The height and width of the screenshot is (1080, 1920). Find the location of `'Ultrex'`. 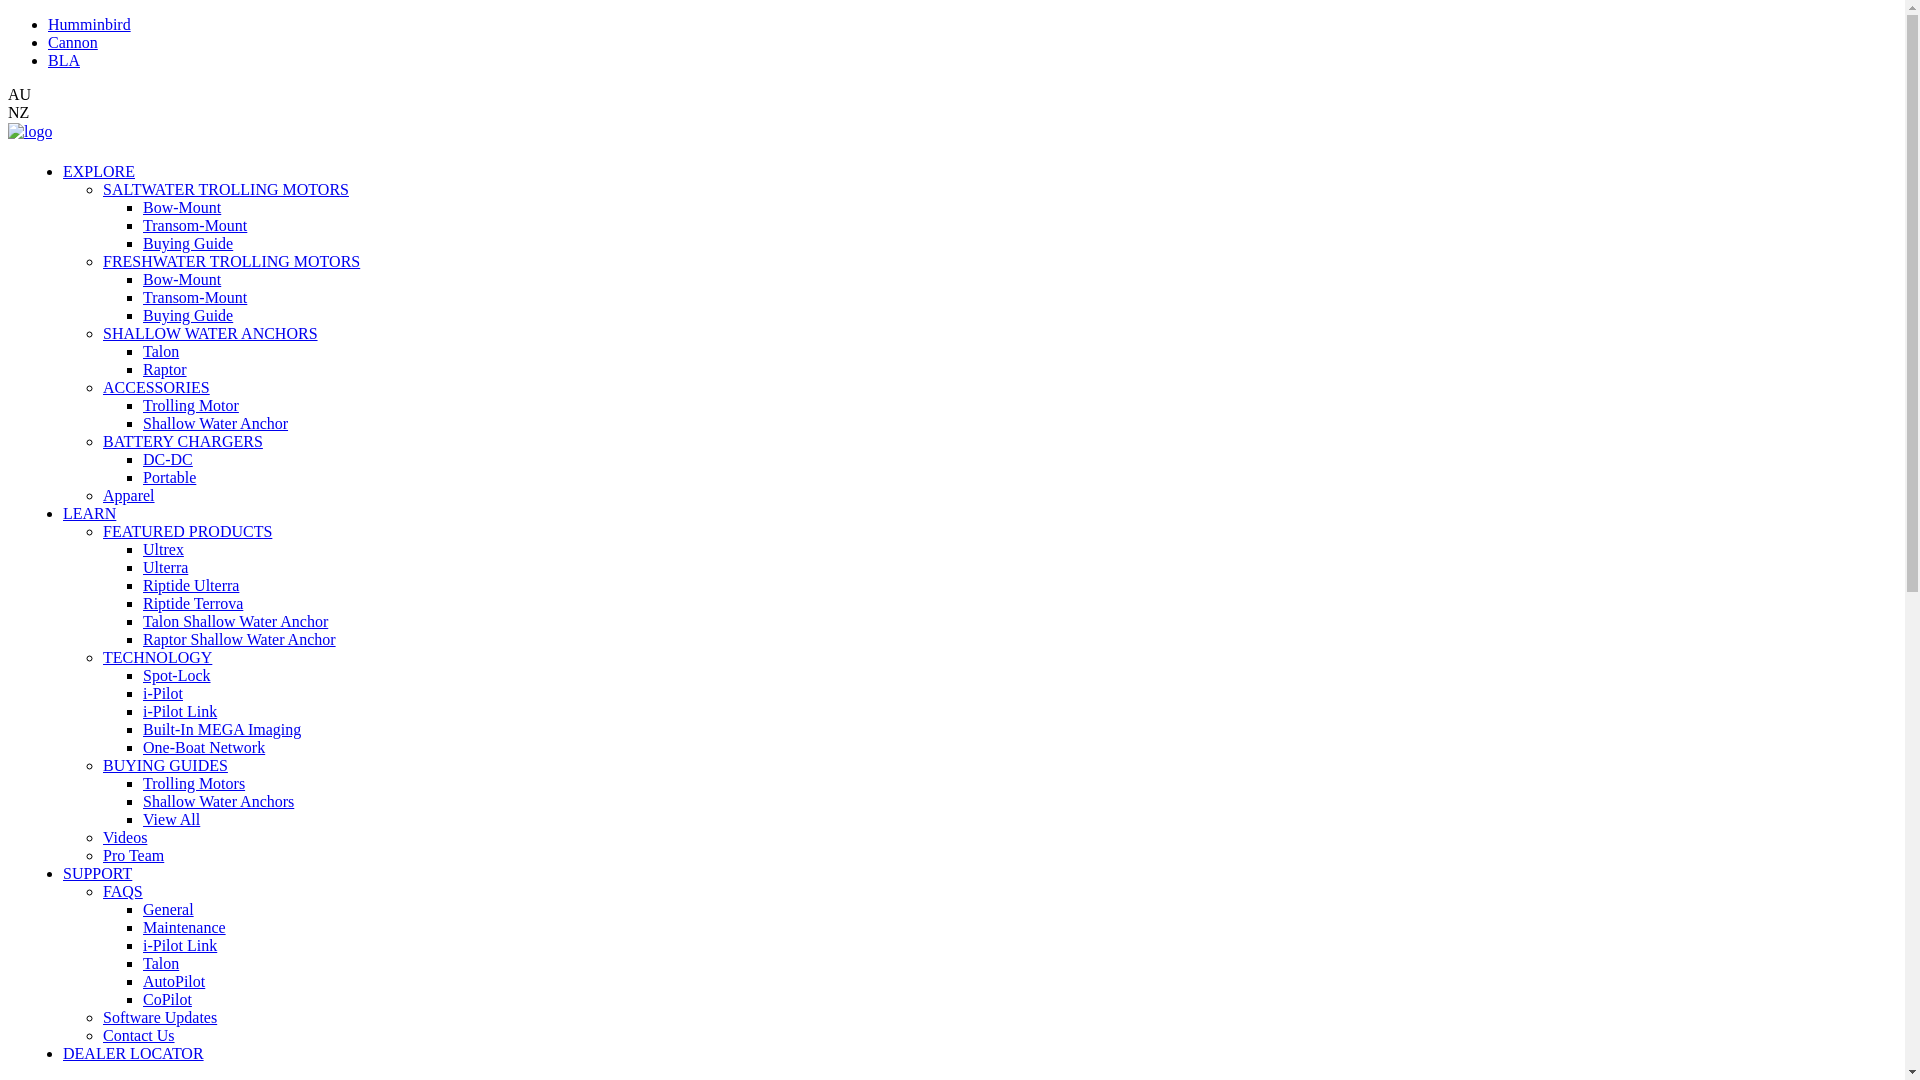

'Ultrex' is located at coordinates (163, 549).